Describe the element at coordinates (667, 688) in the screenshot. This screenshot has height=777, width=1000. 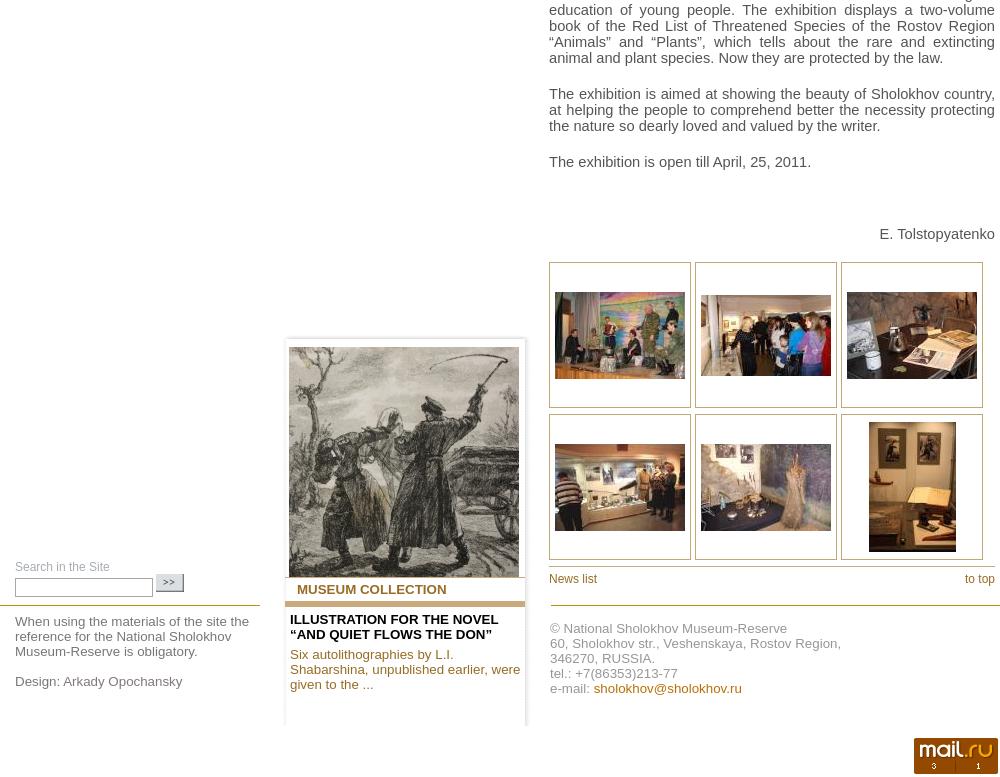
I see `'sholokhov@sholokhov.ru'` at that location.